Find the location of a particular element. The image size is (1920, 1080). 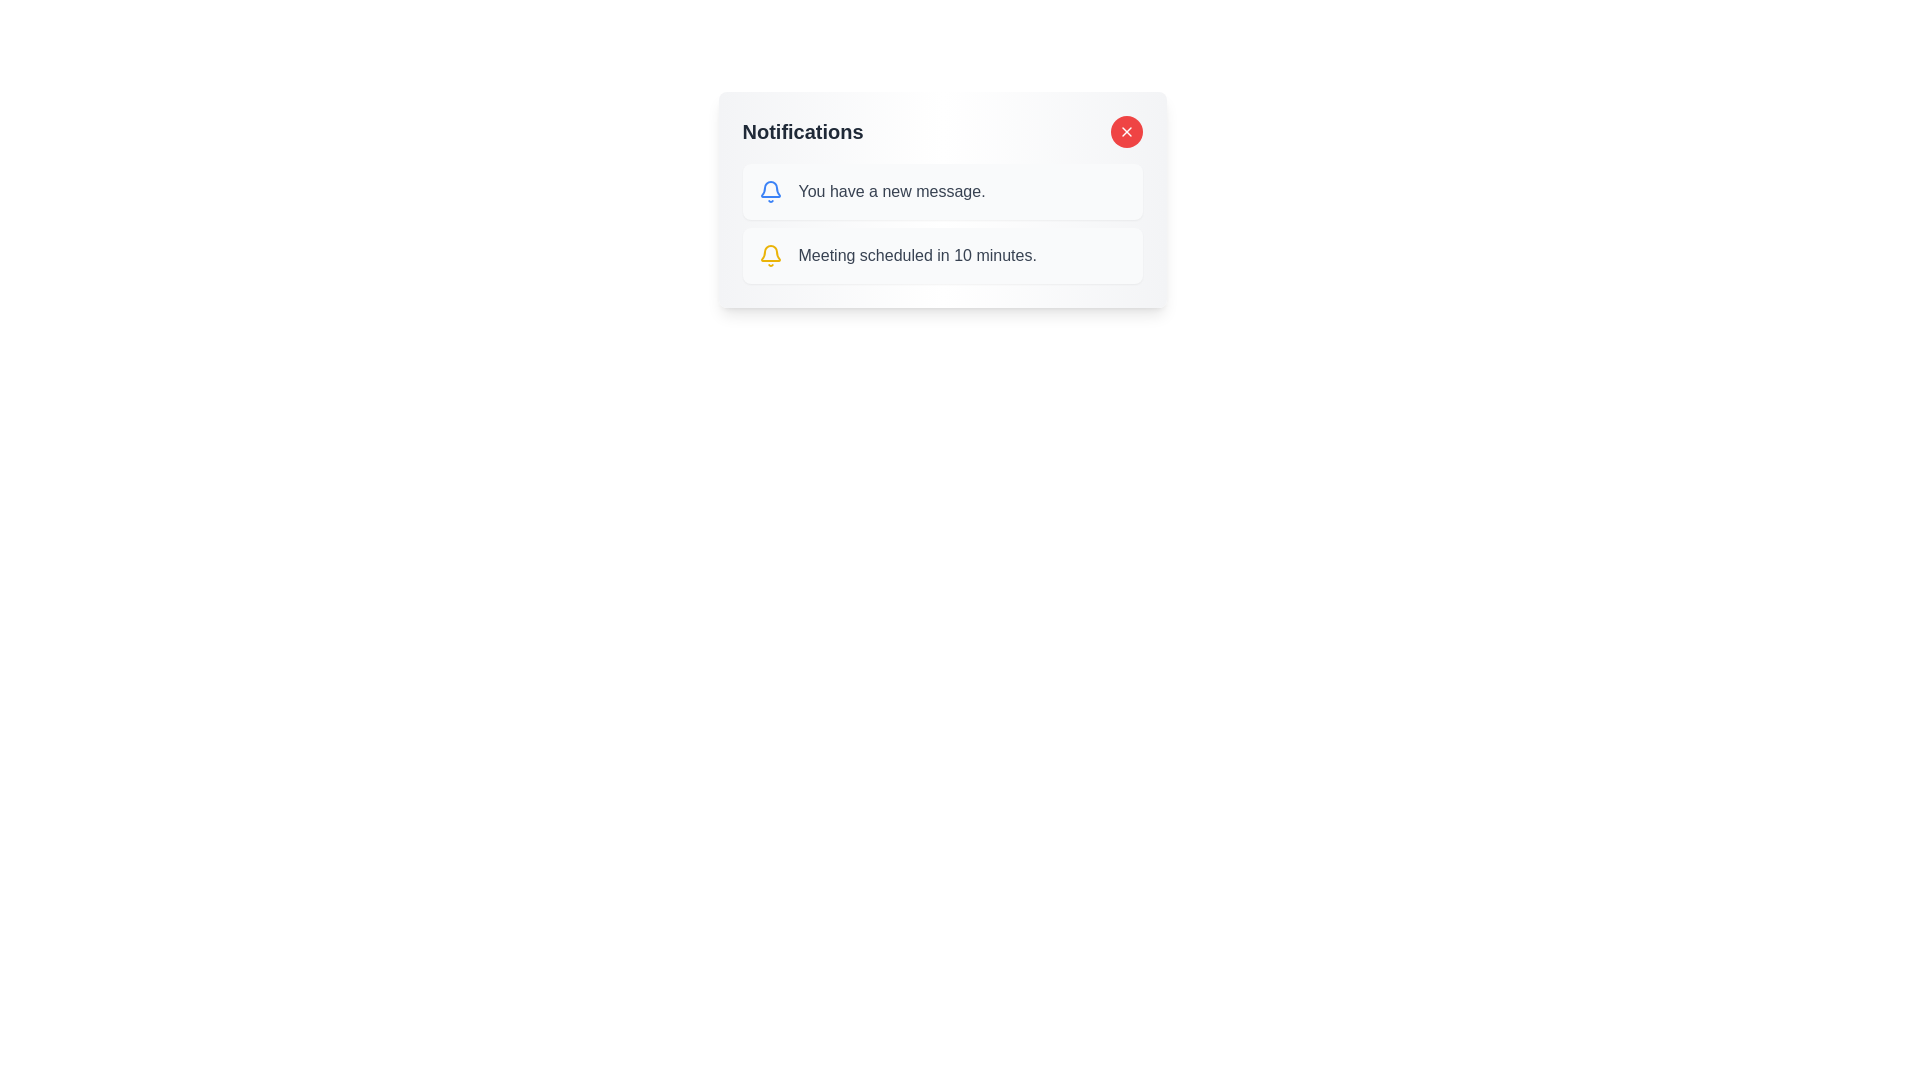

message content displayed in the text label that informs the user about receiving a new message, located in the first row of the notification list adjacent to the blue bell icon is located at coordinates (891, 192).